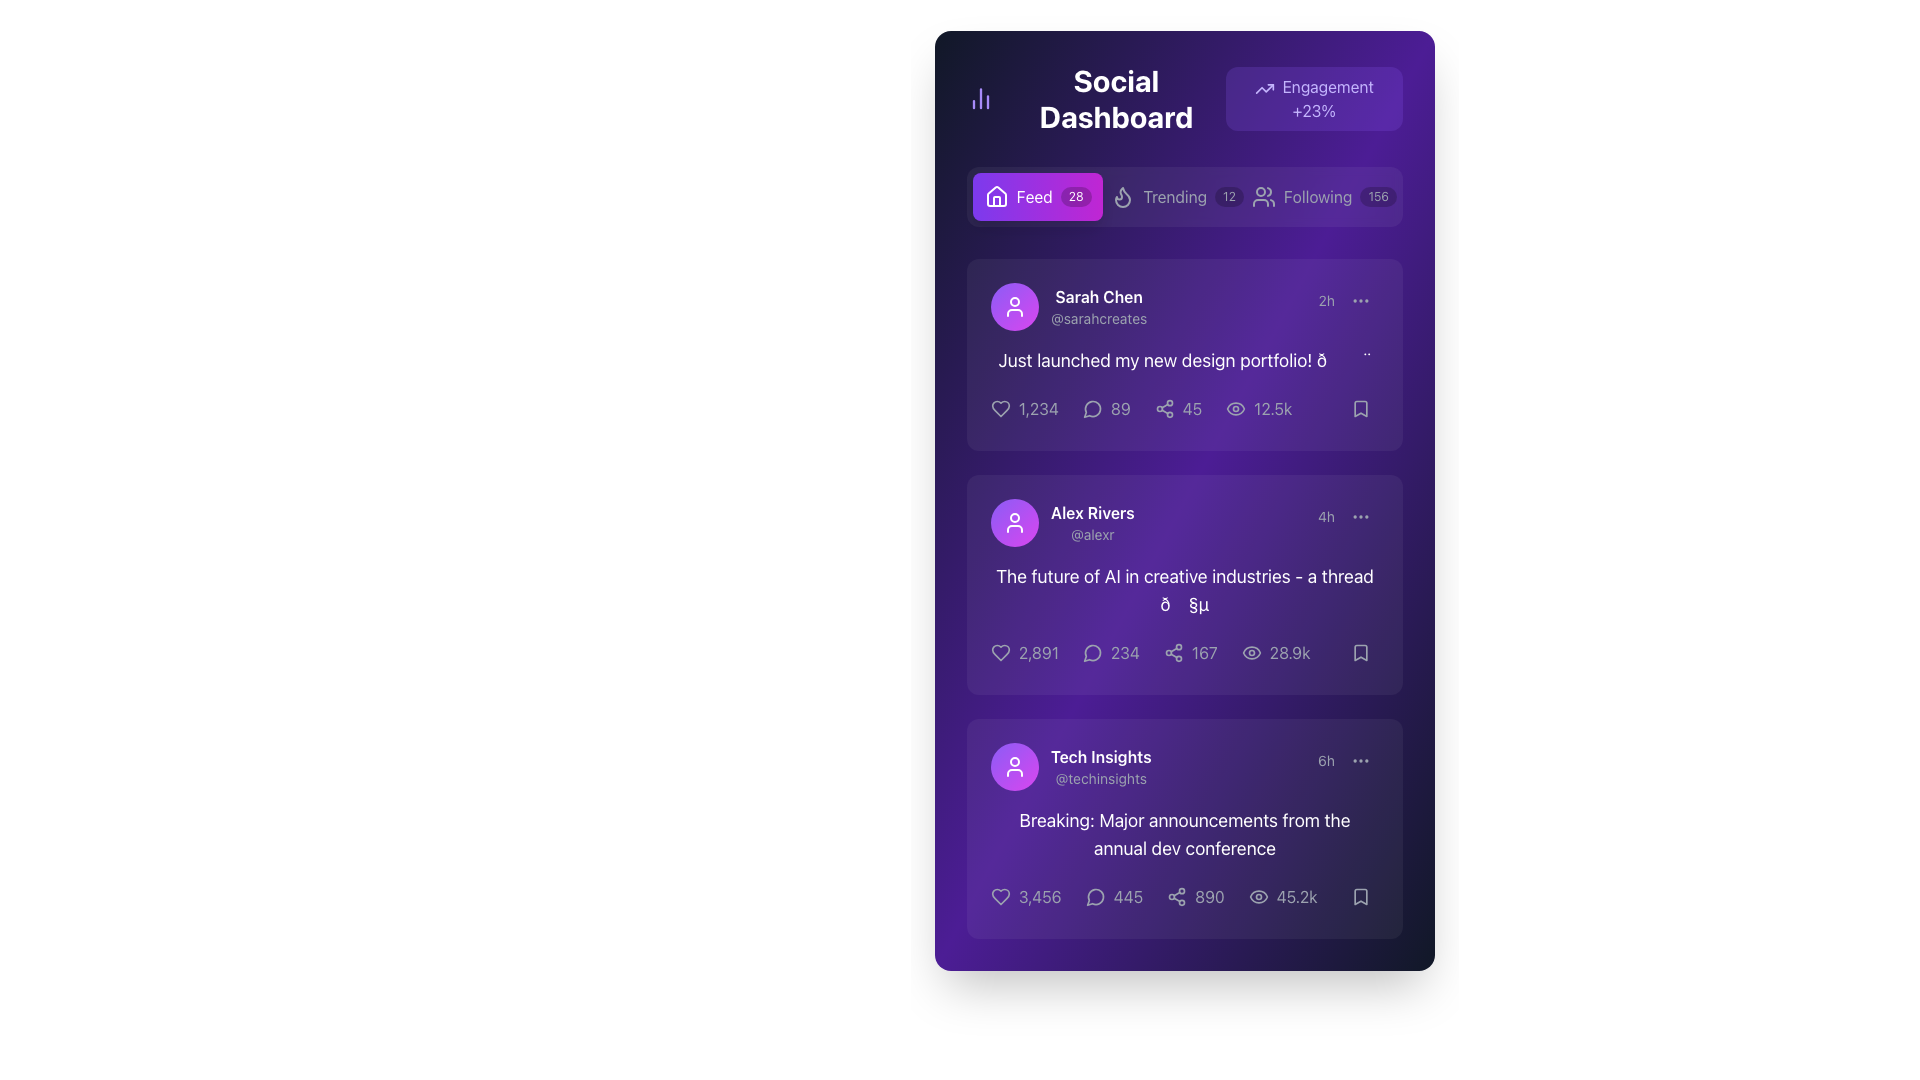 This screenshot has width=1920, height=1080. Describe the element at coordinates (1190, 652) in the screenshot. I see `the share count button with an icon and text, located in the third position from the left in the 'Social Dashboard' under the post by 'Alex Rivers'` at that location.